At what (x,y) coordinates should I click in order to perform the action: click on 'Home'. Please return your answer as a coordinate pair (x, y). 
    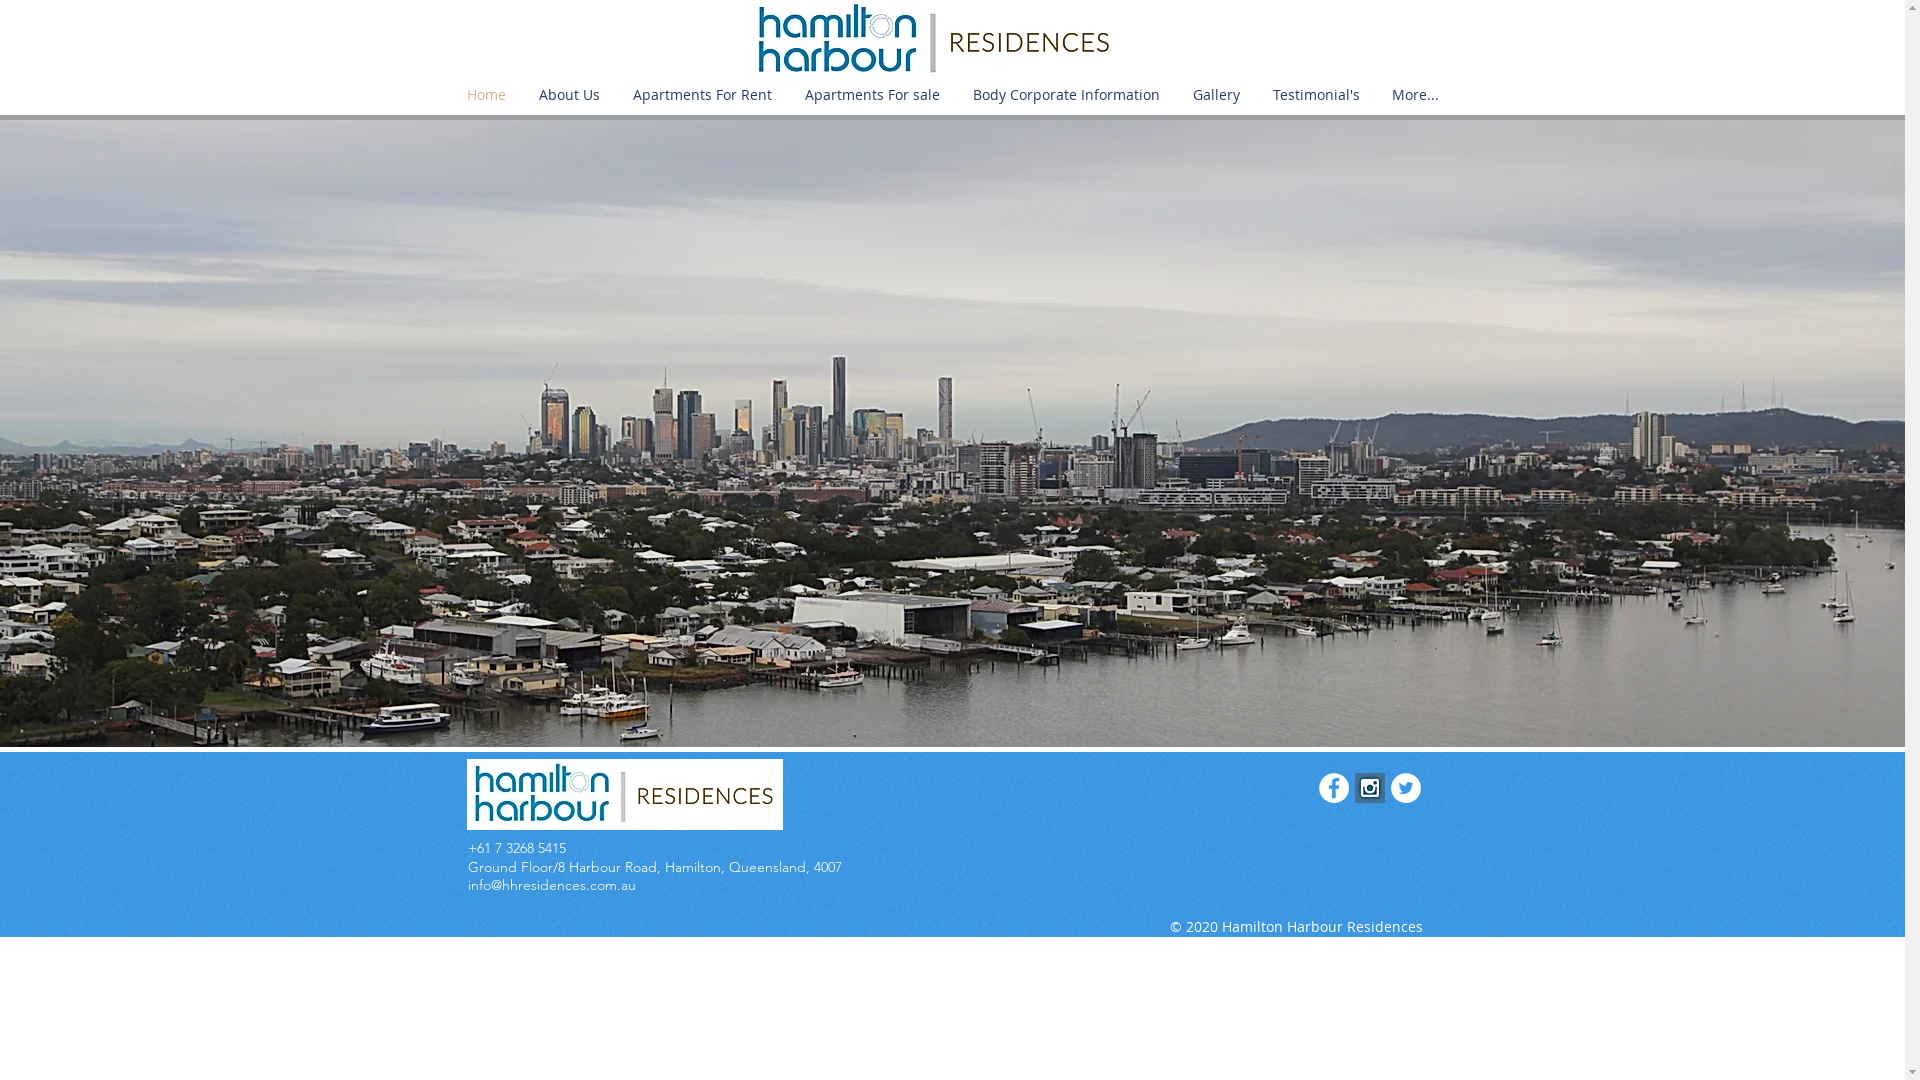
    Looking at the image, I should click on (449, 95).